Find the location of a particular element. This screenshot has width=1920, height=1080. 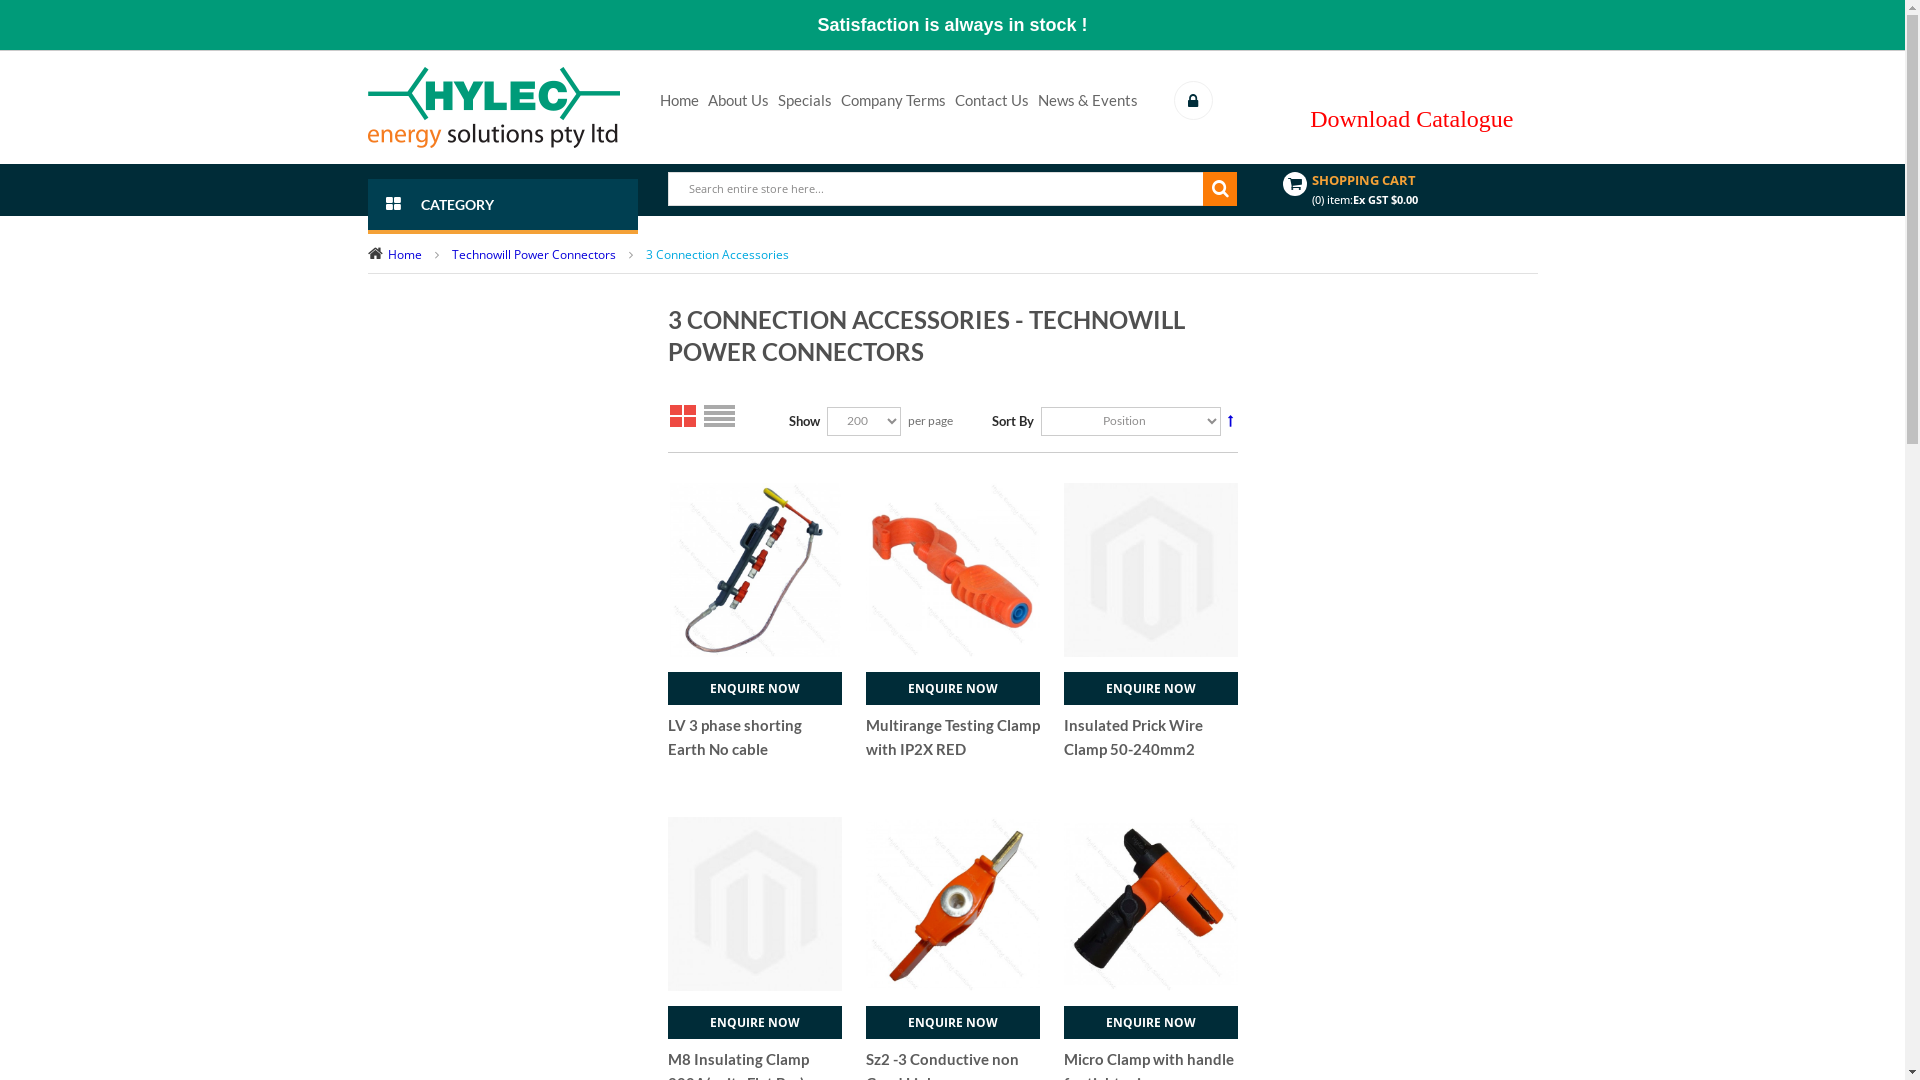

'News & Events' is located at coordinates (1087, 100).